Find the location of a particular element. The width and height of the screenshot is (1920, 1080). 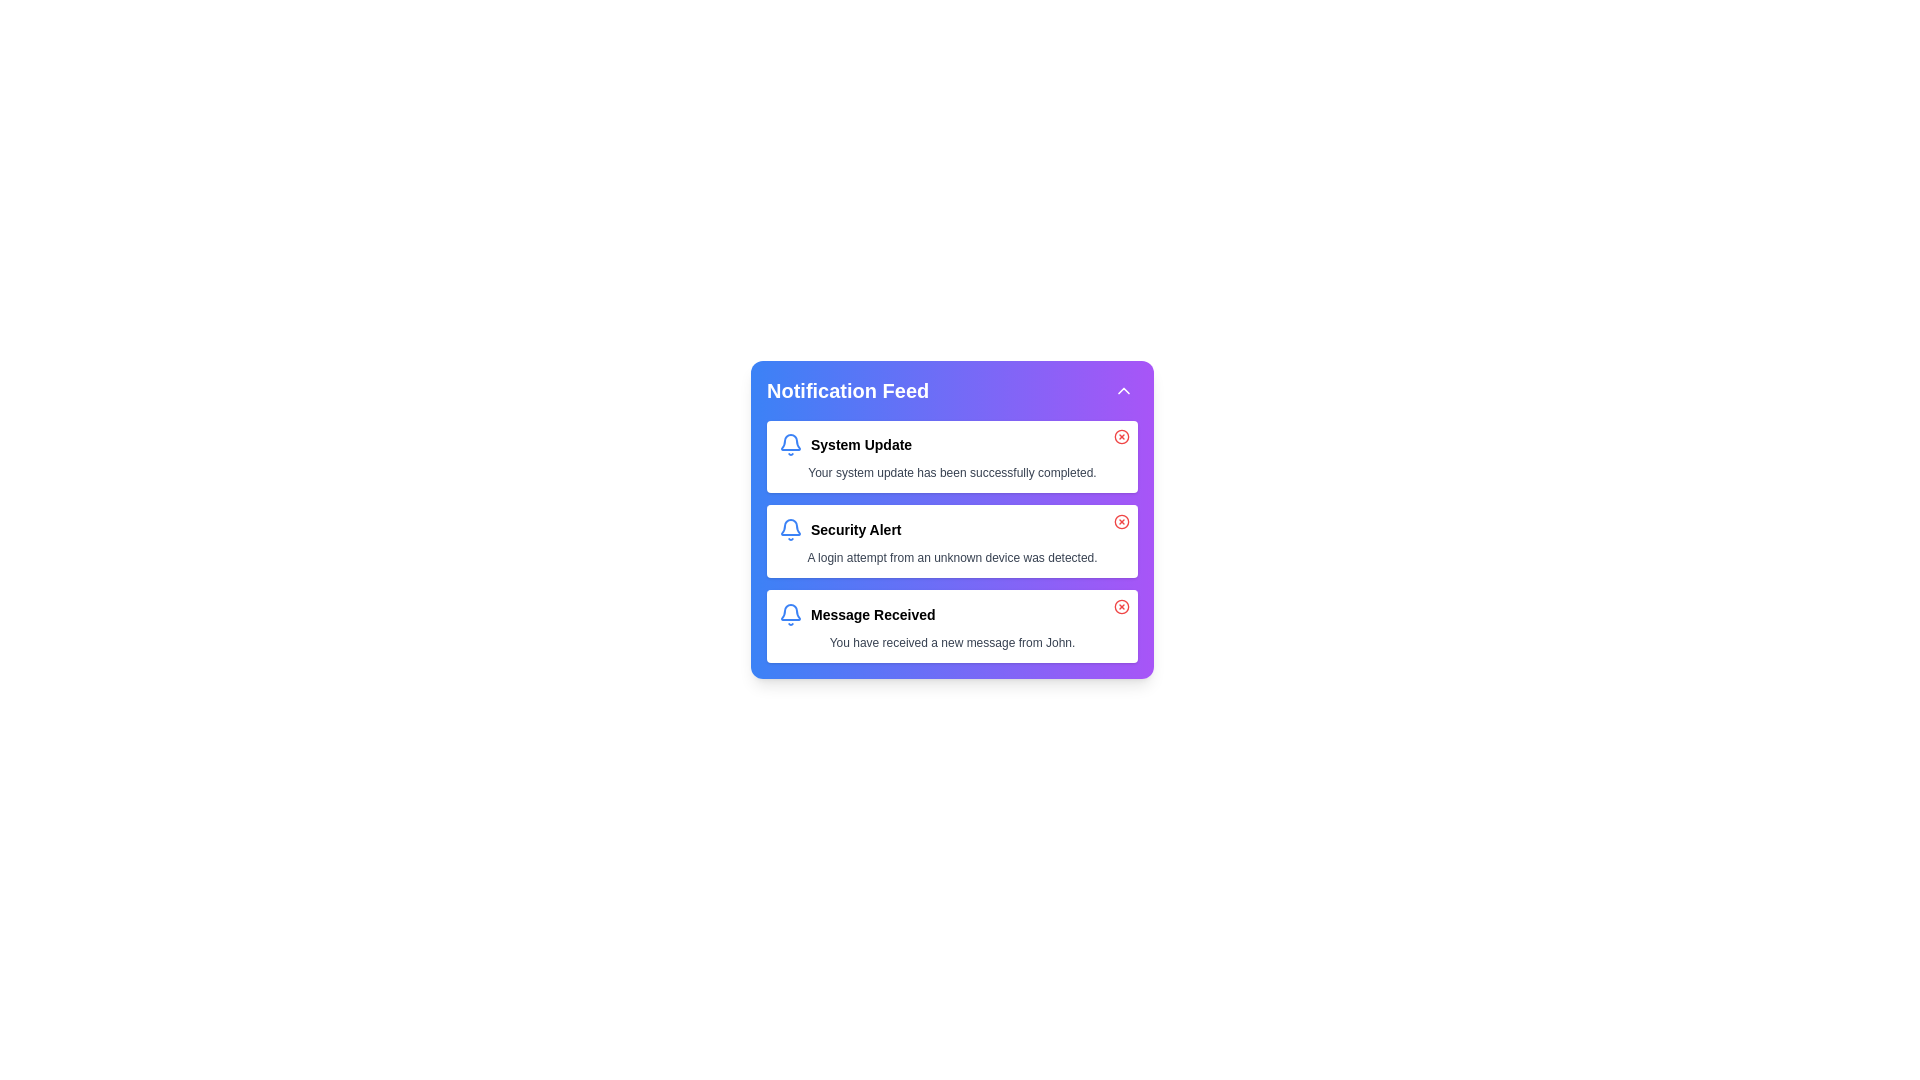

the blue bell-shaped notification icon located to the left of the associated title in the notification-centered UI layout is located at coordinates (790, 526).